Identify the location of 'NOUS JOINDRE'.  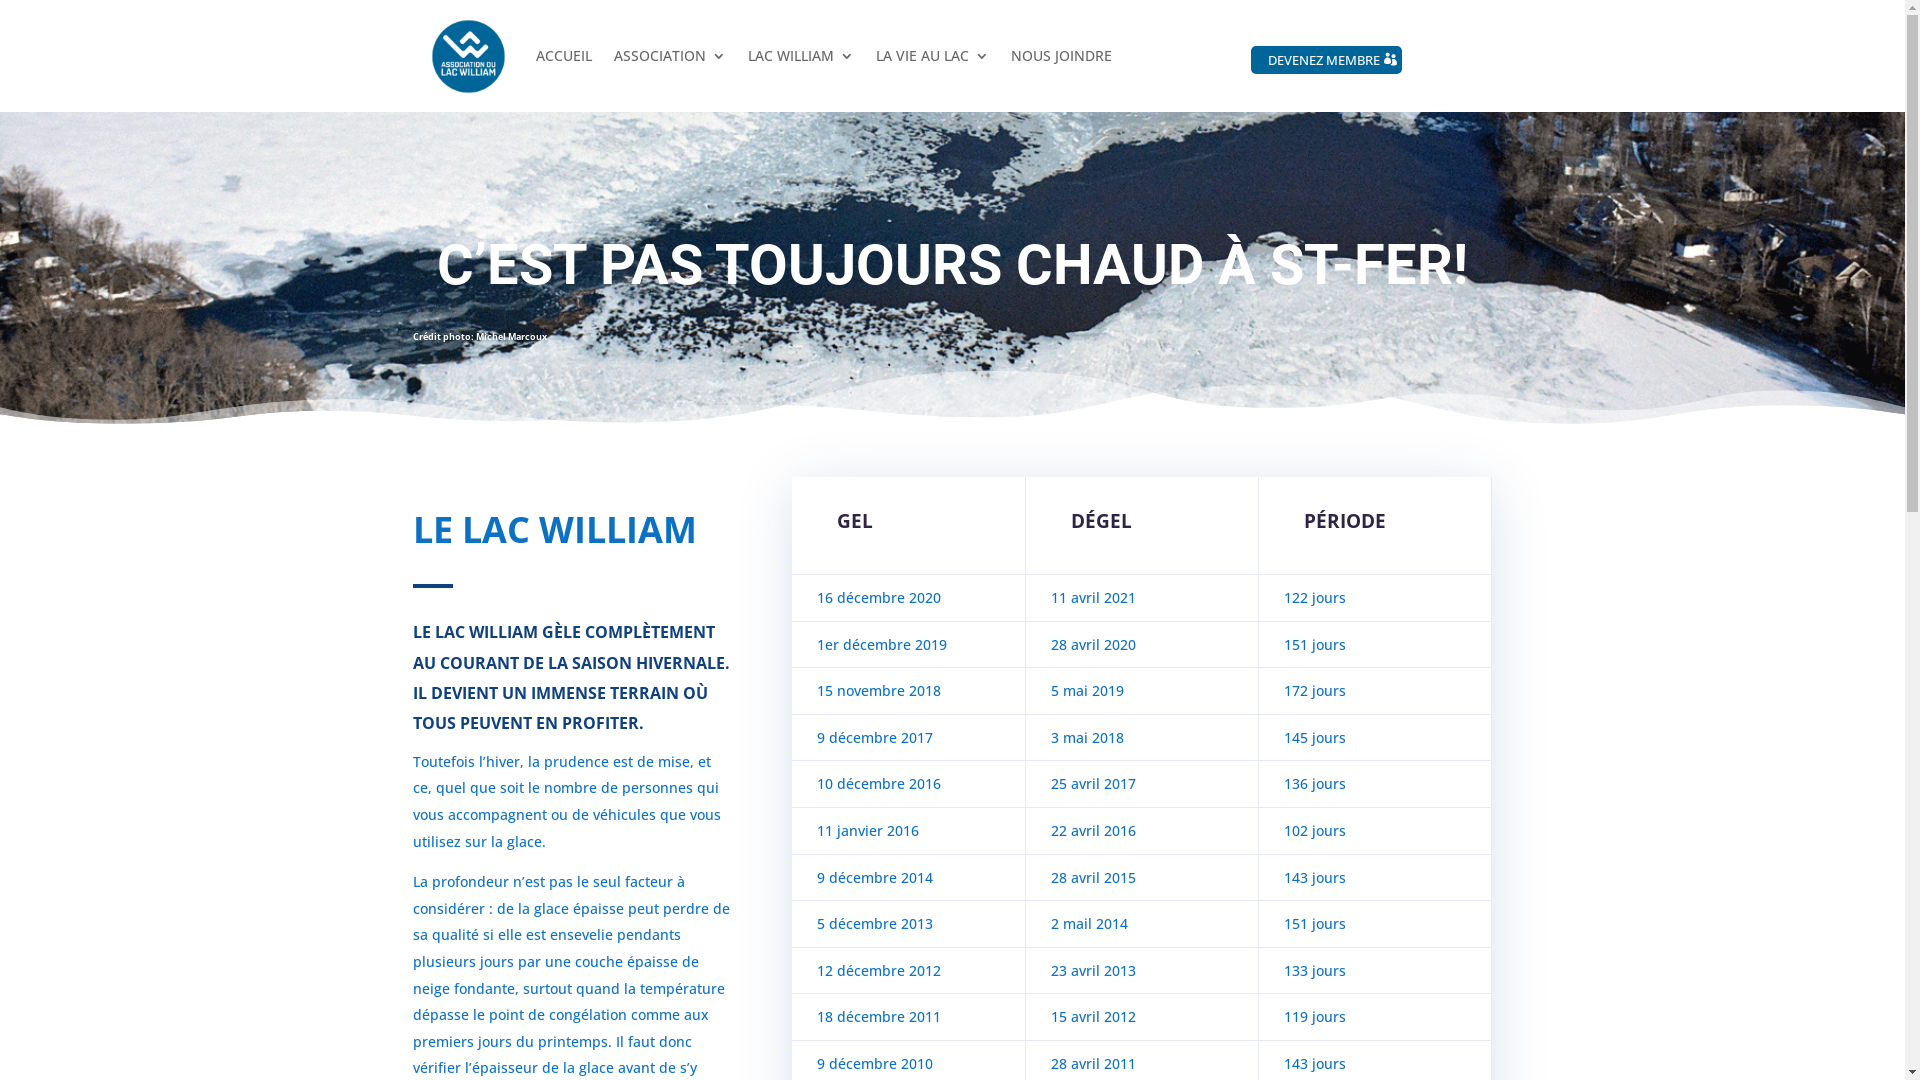
(1059, 55).